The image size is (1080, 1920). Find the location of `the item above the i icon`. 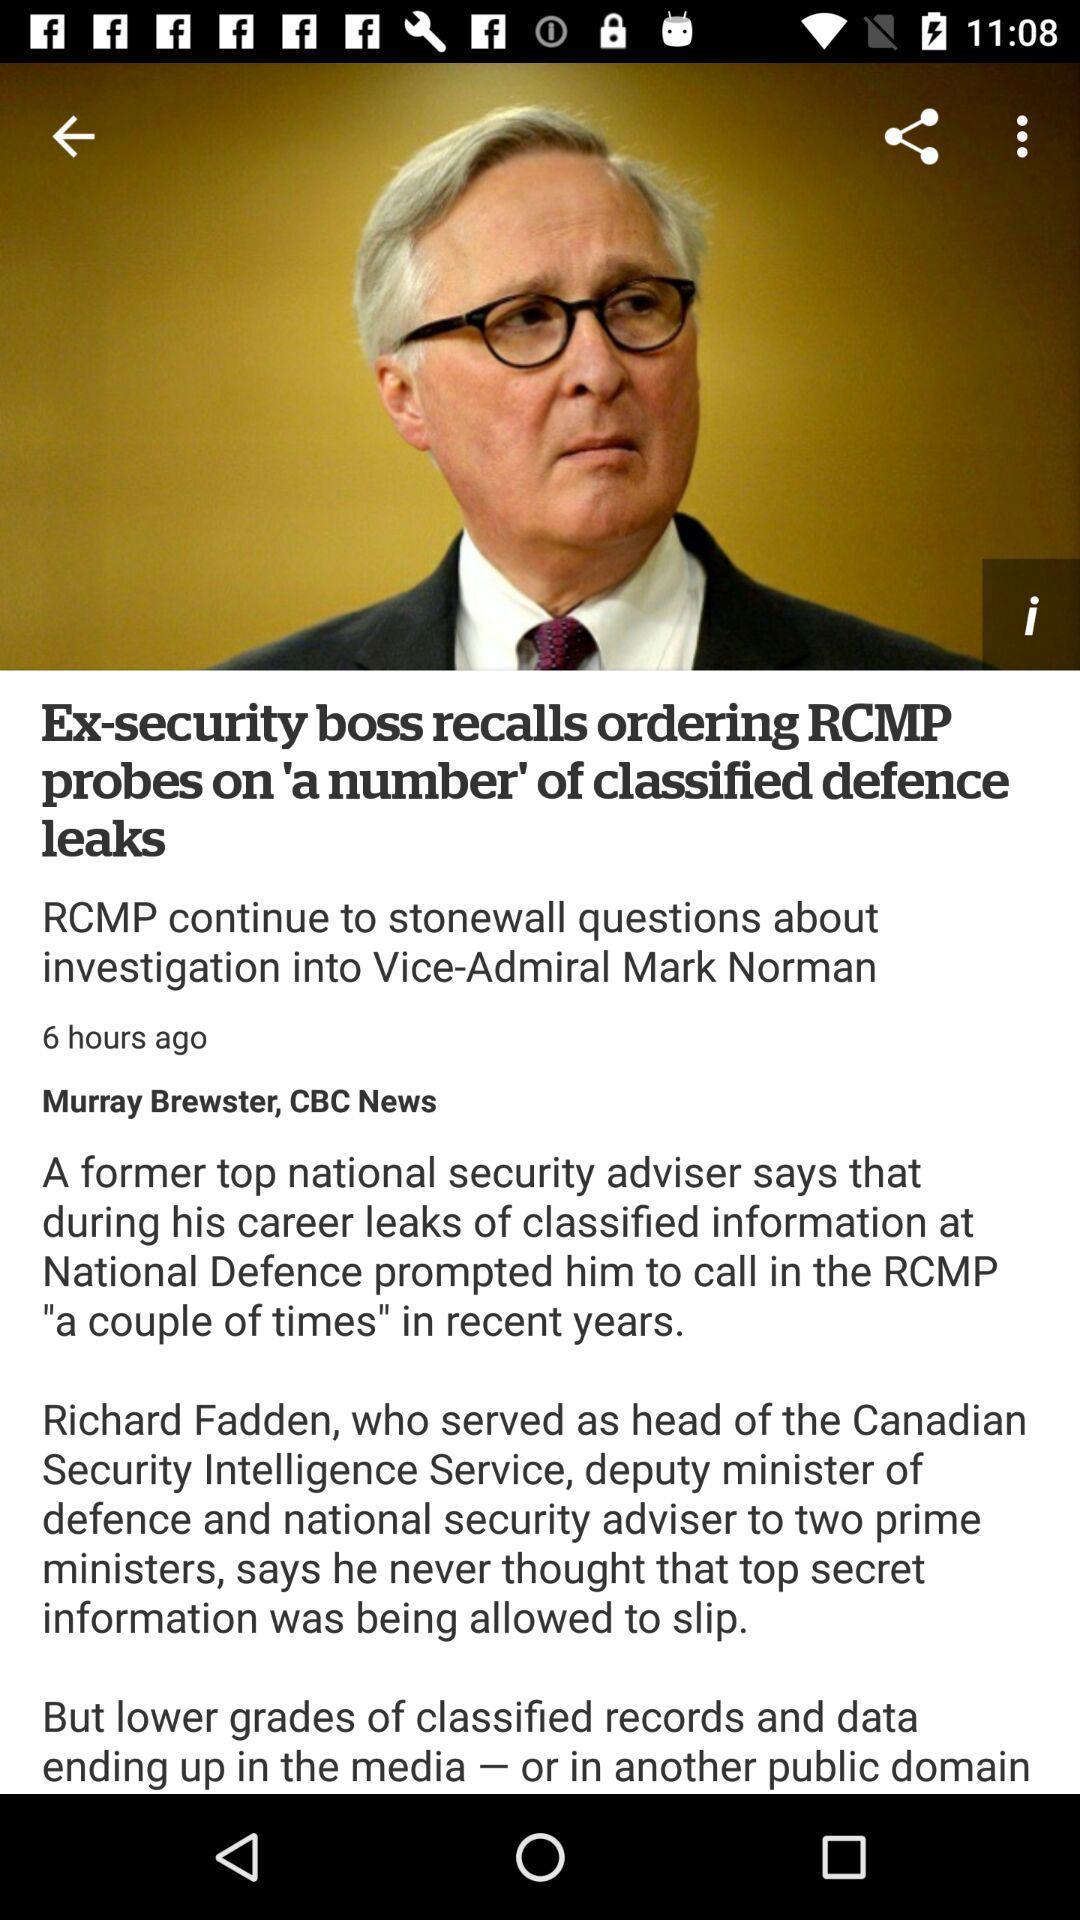

the item above the i icon is located at coordinates (911, 135).